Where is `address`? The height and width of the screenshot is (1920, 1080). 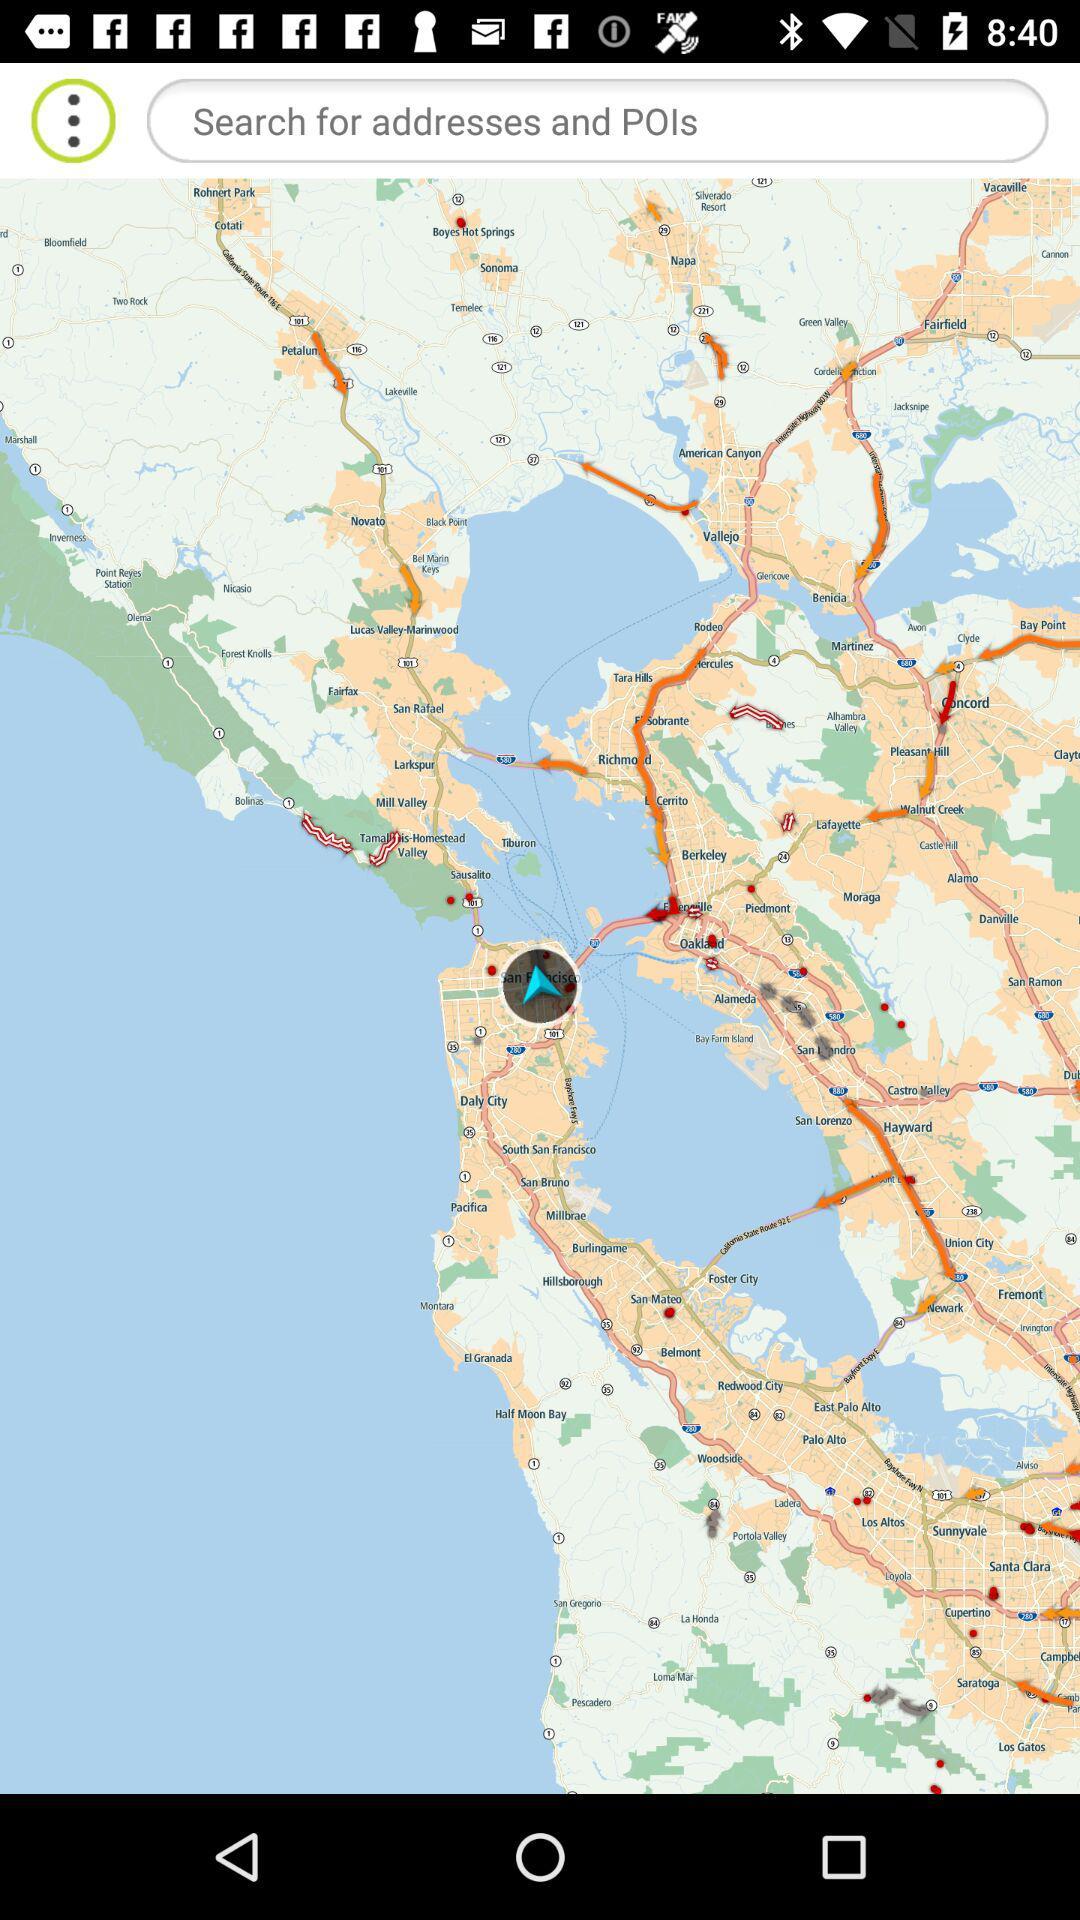 address is located at coordinates (596, 119).